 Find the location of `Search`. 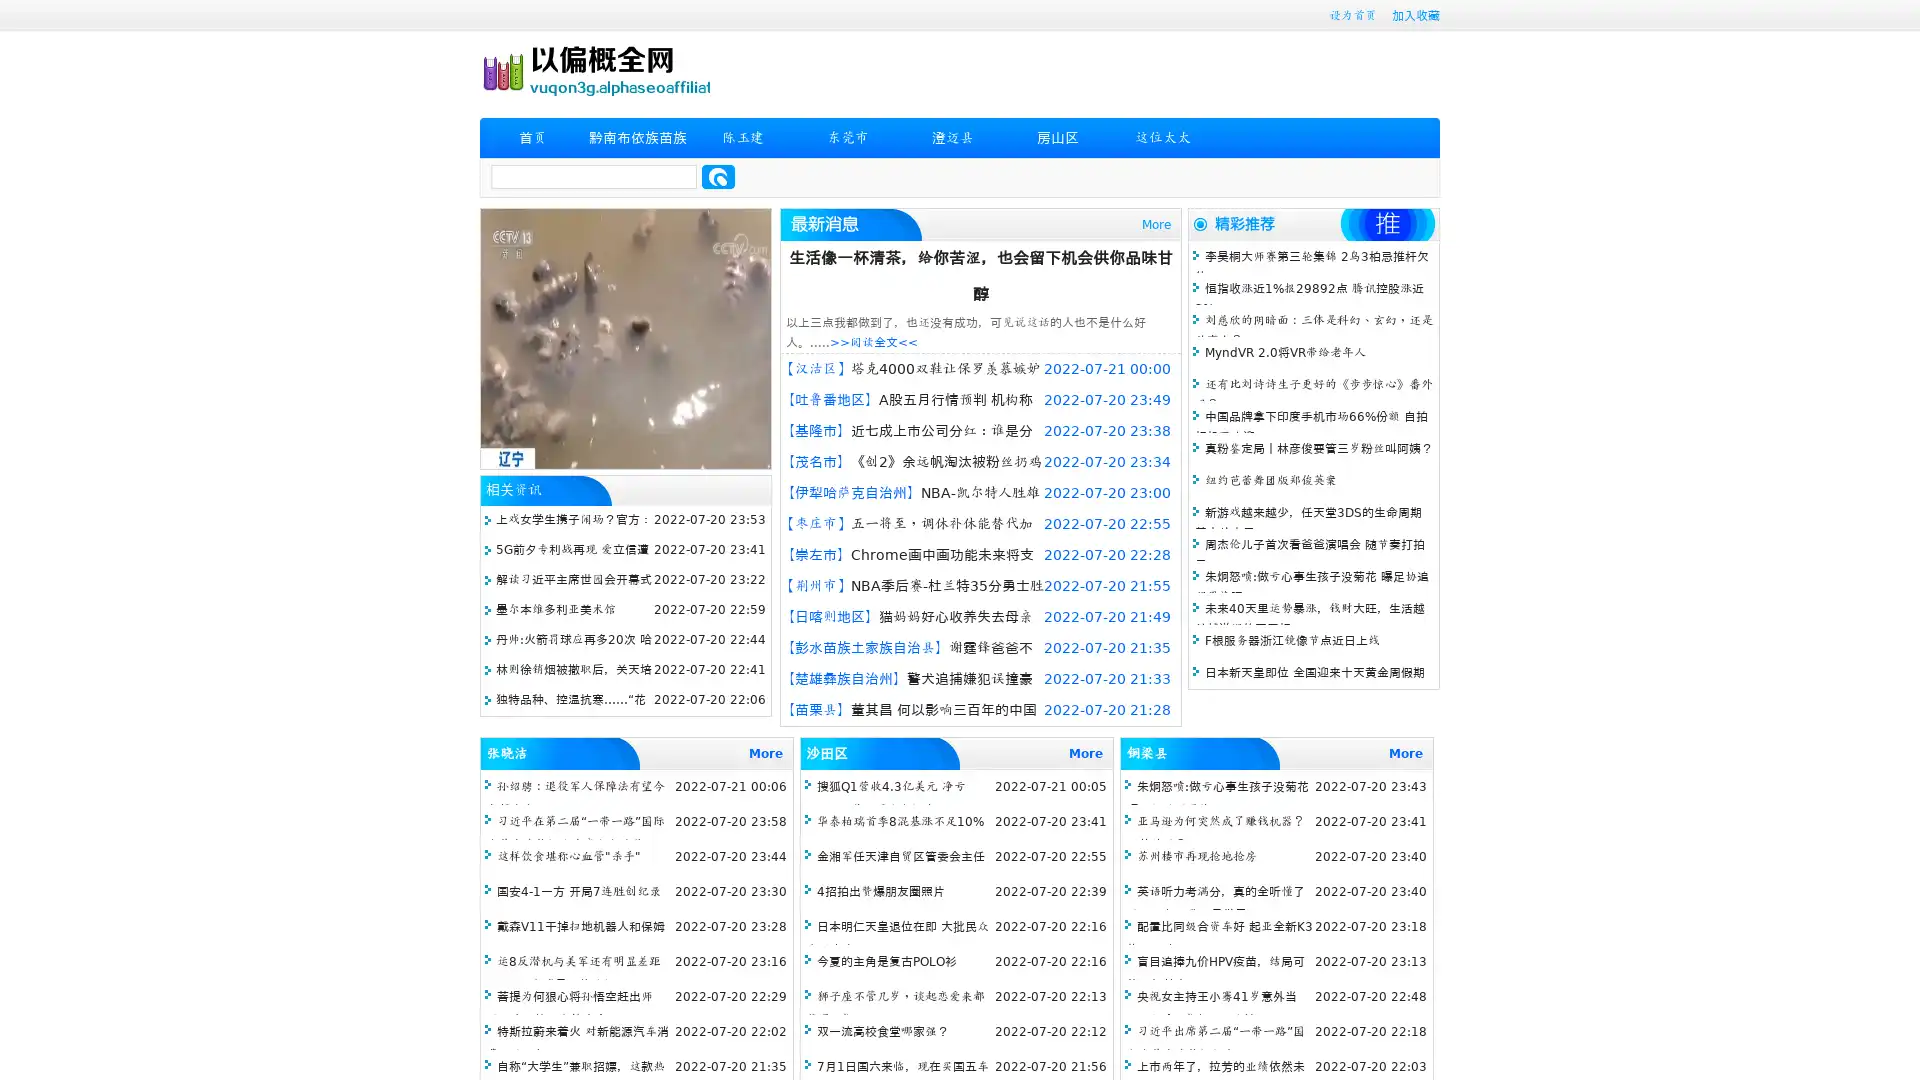

Search is located at coordinates (718, 176).